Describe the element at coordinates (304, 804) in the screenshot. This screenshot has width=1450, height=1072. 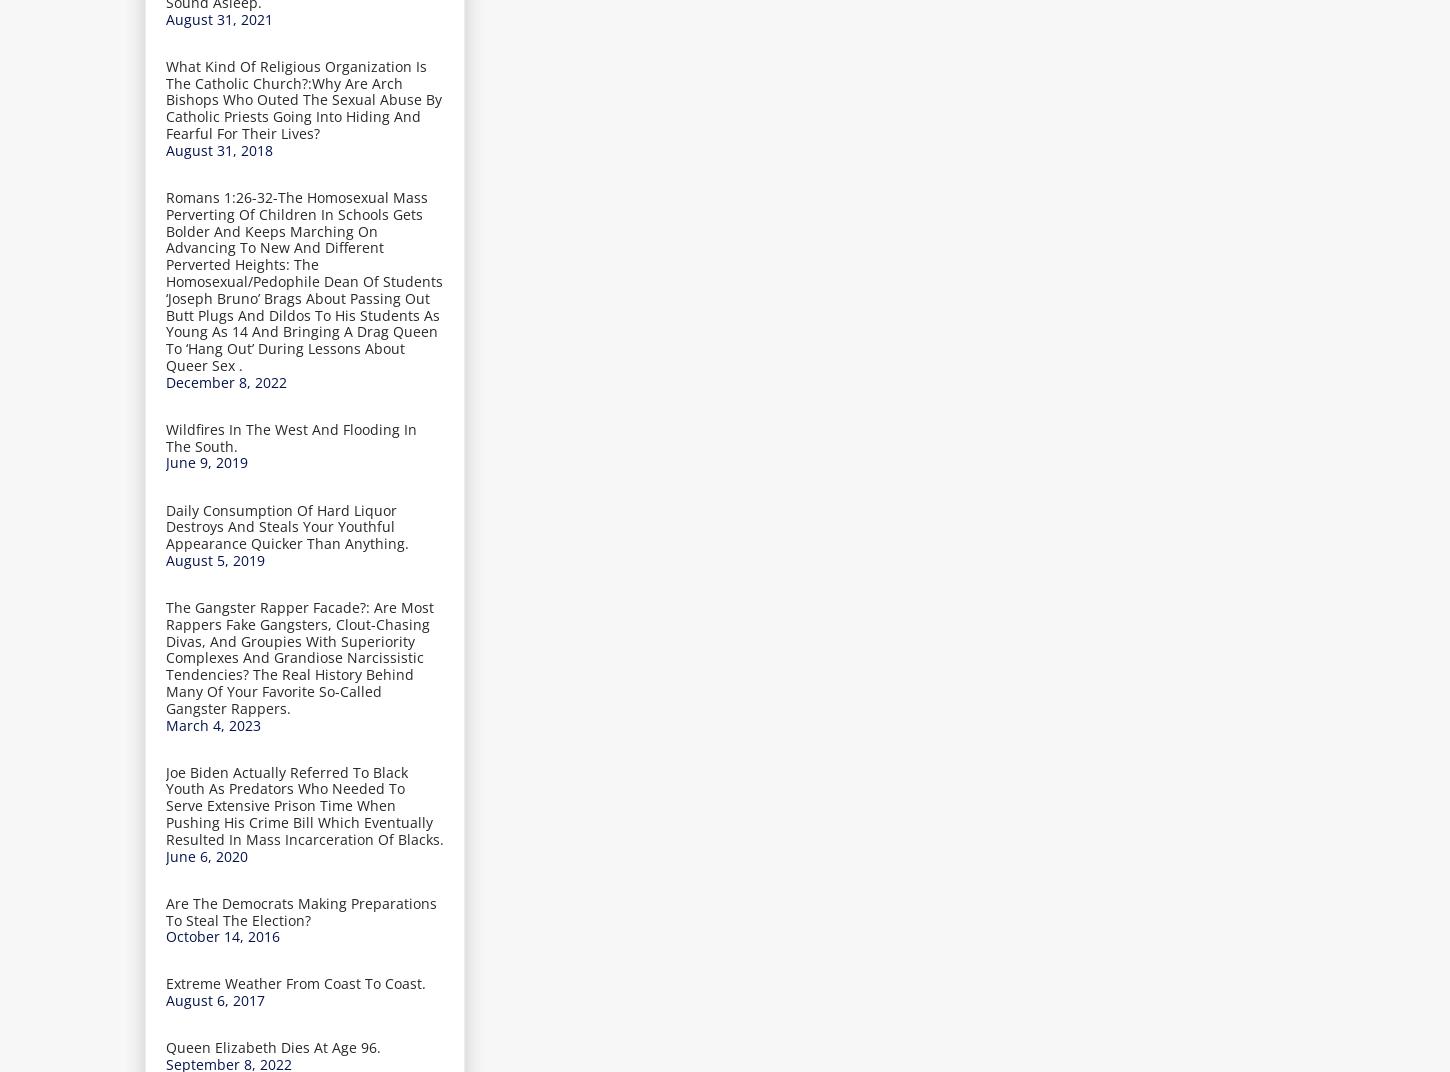
I see `'Joe Biden Actually Referred To Black Youth As Predators Who Needed To Serve Extensive Prison Time When Pushing His Crime Bill Which Eventually Resulted In Mass Incarceration Of Blacks.'` at that location.